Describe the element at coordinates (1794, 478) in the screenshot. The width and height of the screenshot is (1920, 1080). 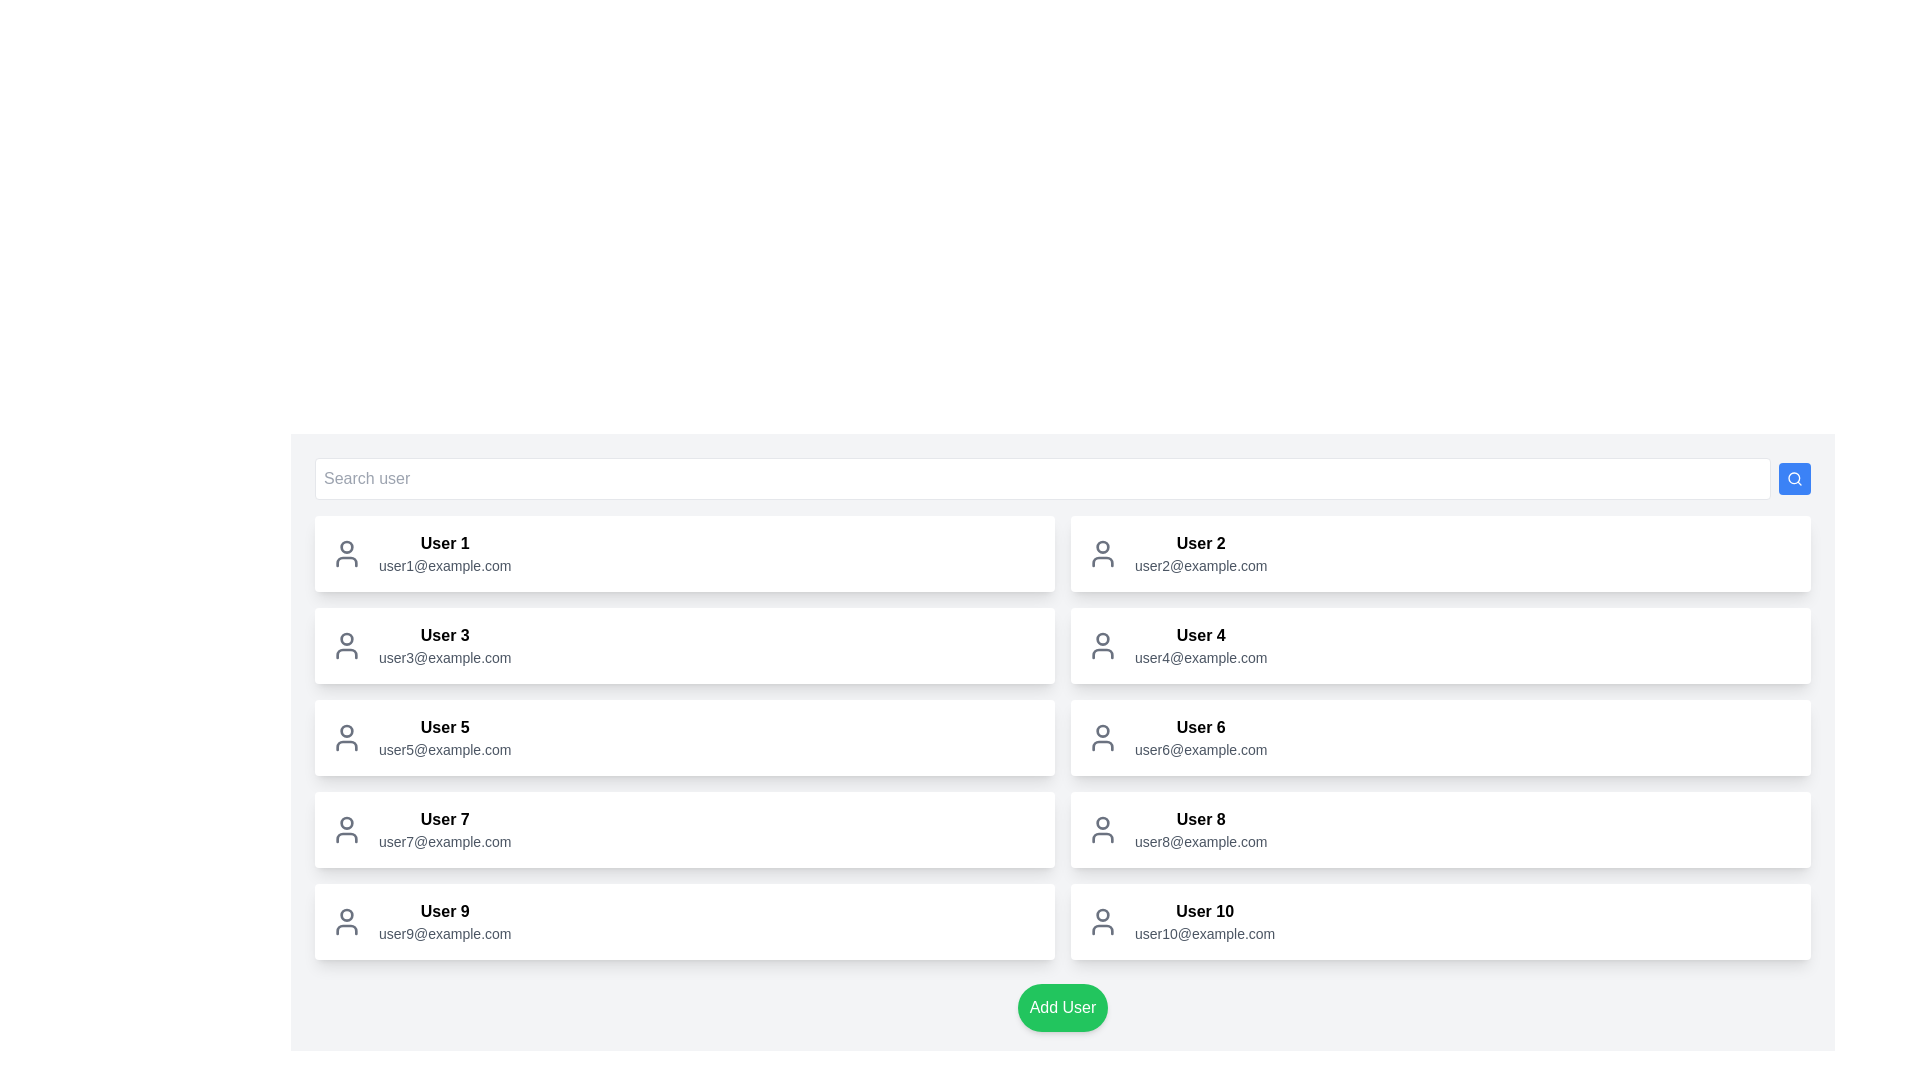
I see `the circular part of the magnifying glass icon located at the top-right corner of the search field` at that location.